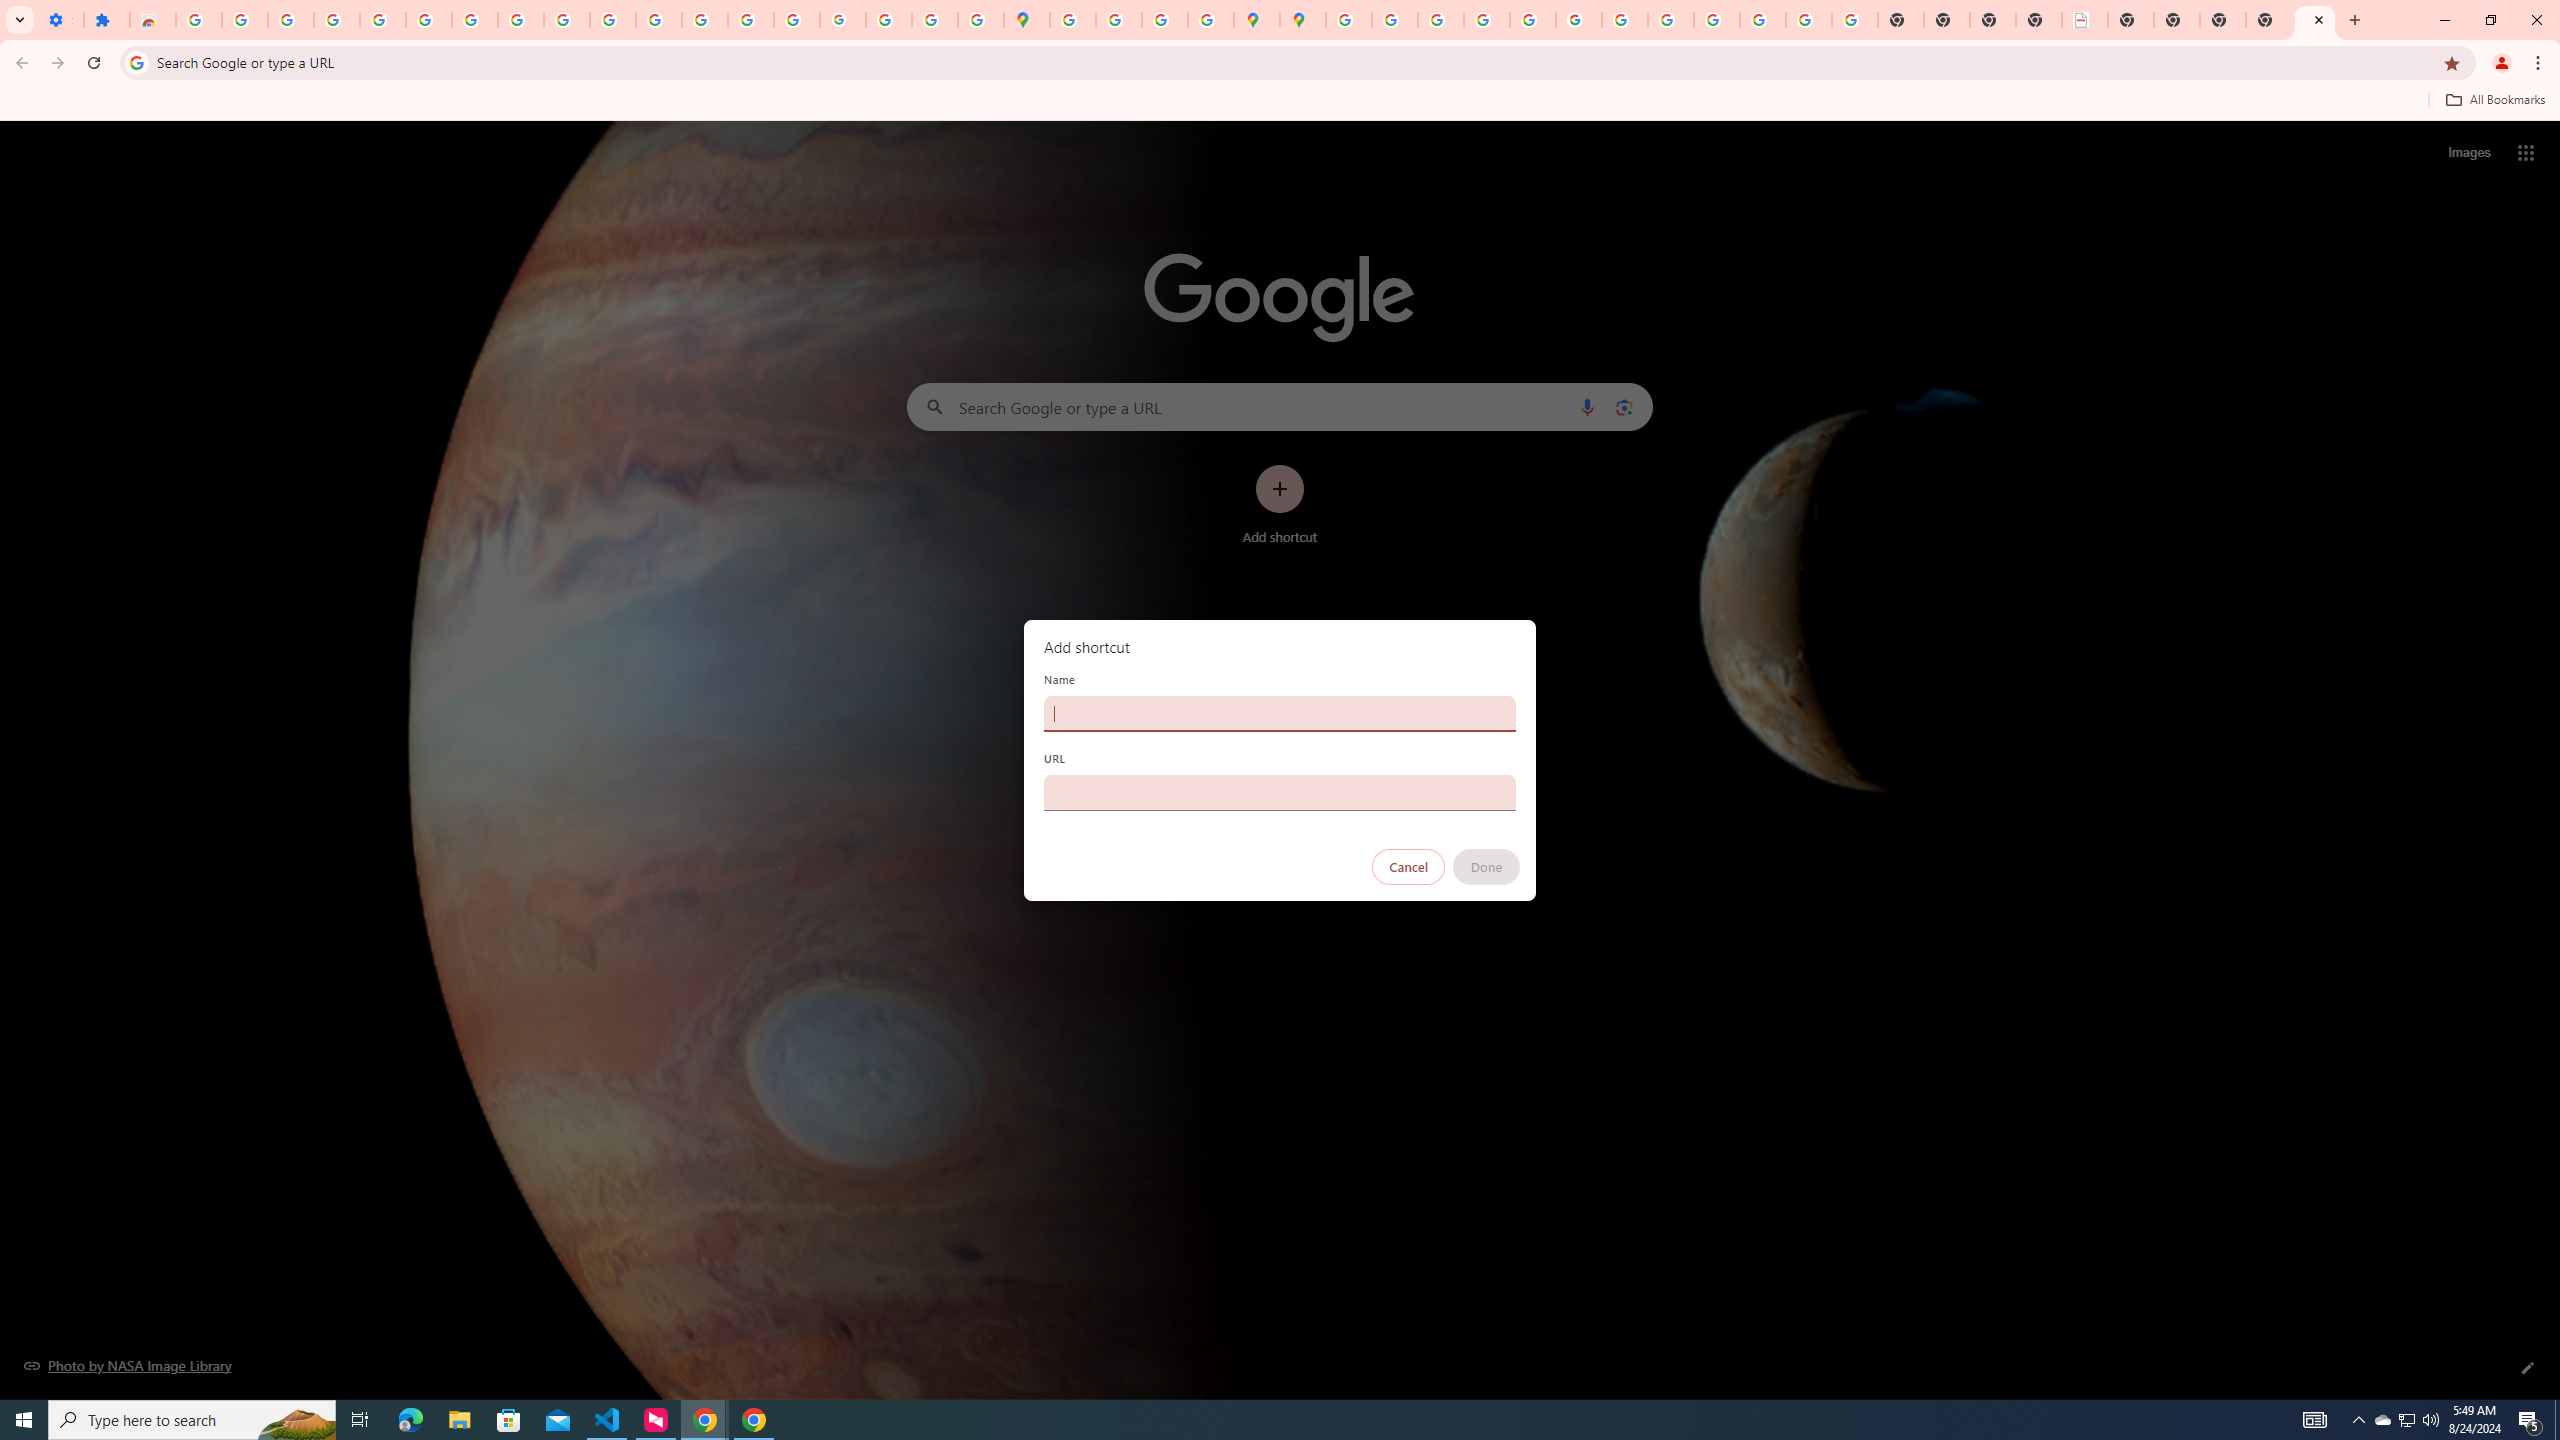 The height and width of the screenshot is (1440, 2560). What do you see at coordinates (2494, 99) in the screenshot?
I see `'All Bookmarks'` at bounding box center [2494, 99].